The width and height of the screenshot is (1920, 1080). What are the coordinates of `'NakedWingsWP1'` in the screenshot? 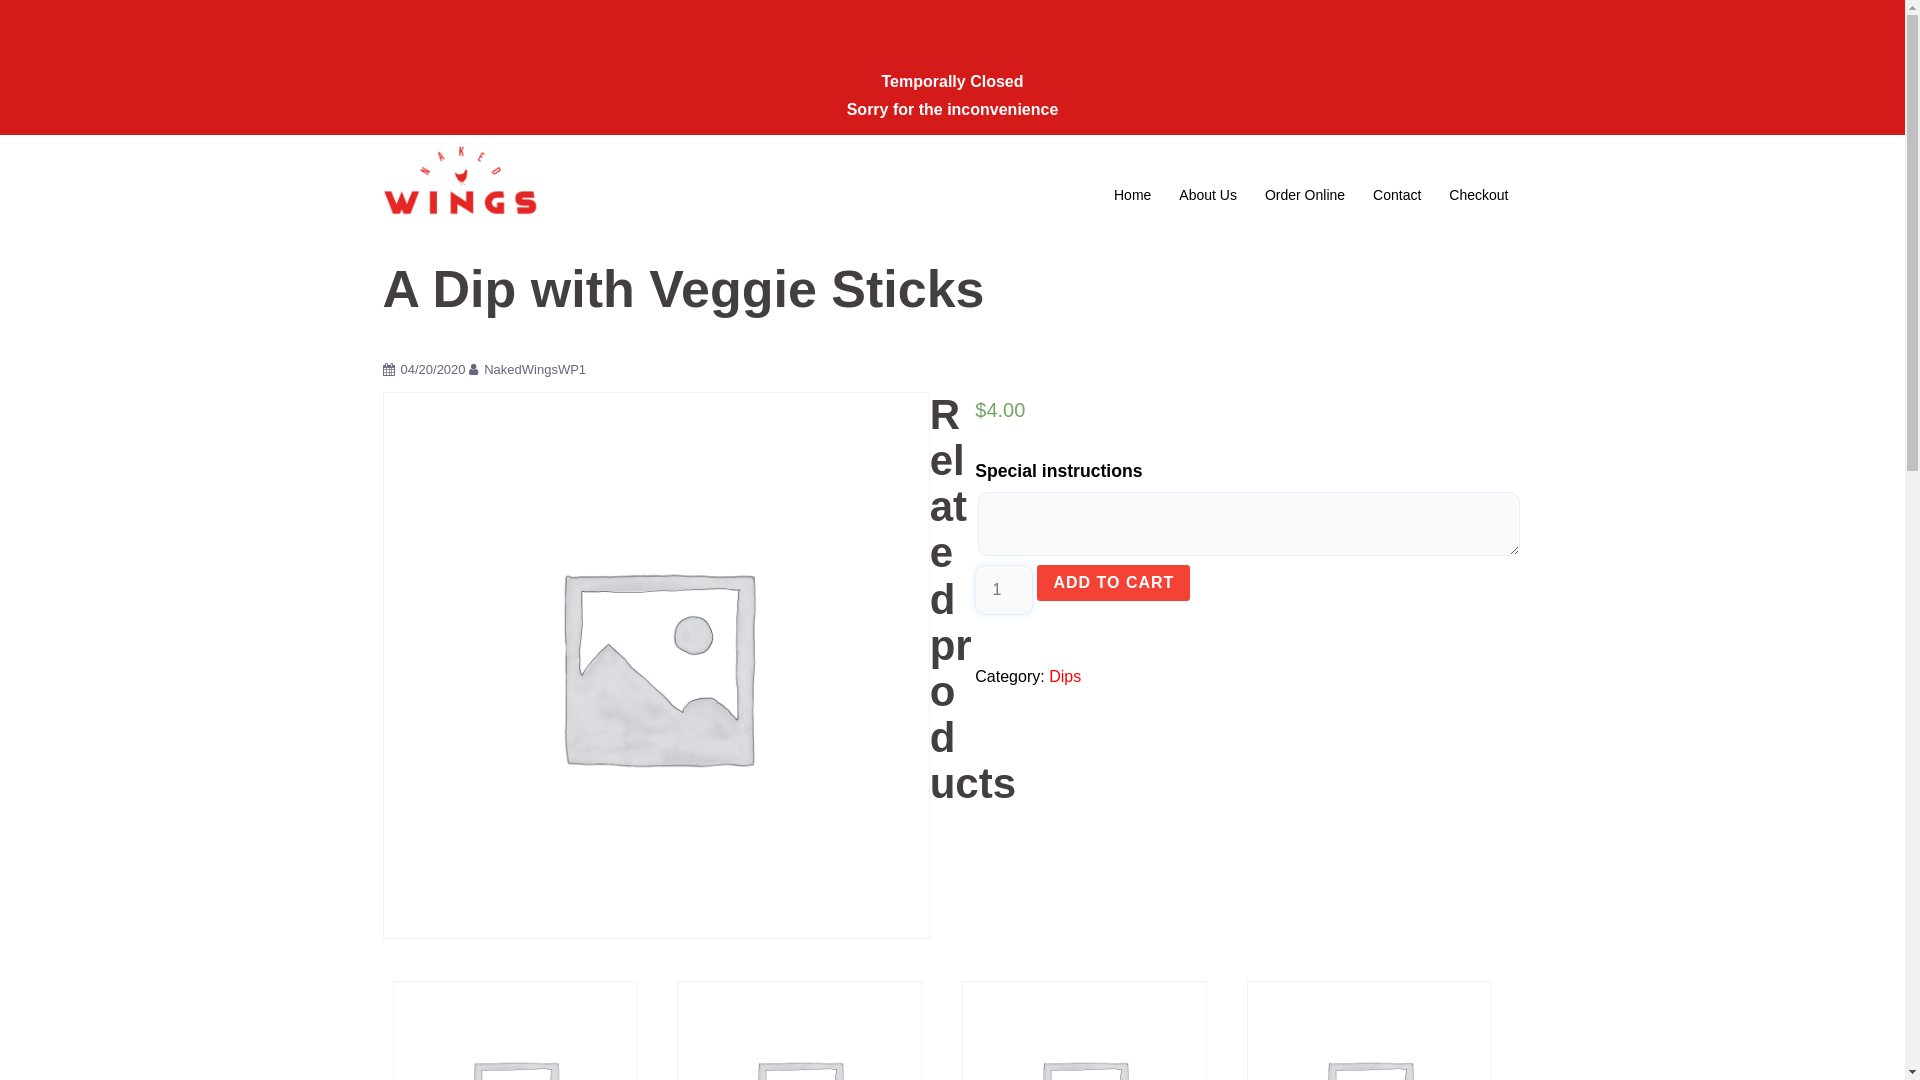 It's located at (534, 369).